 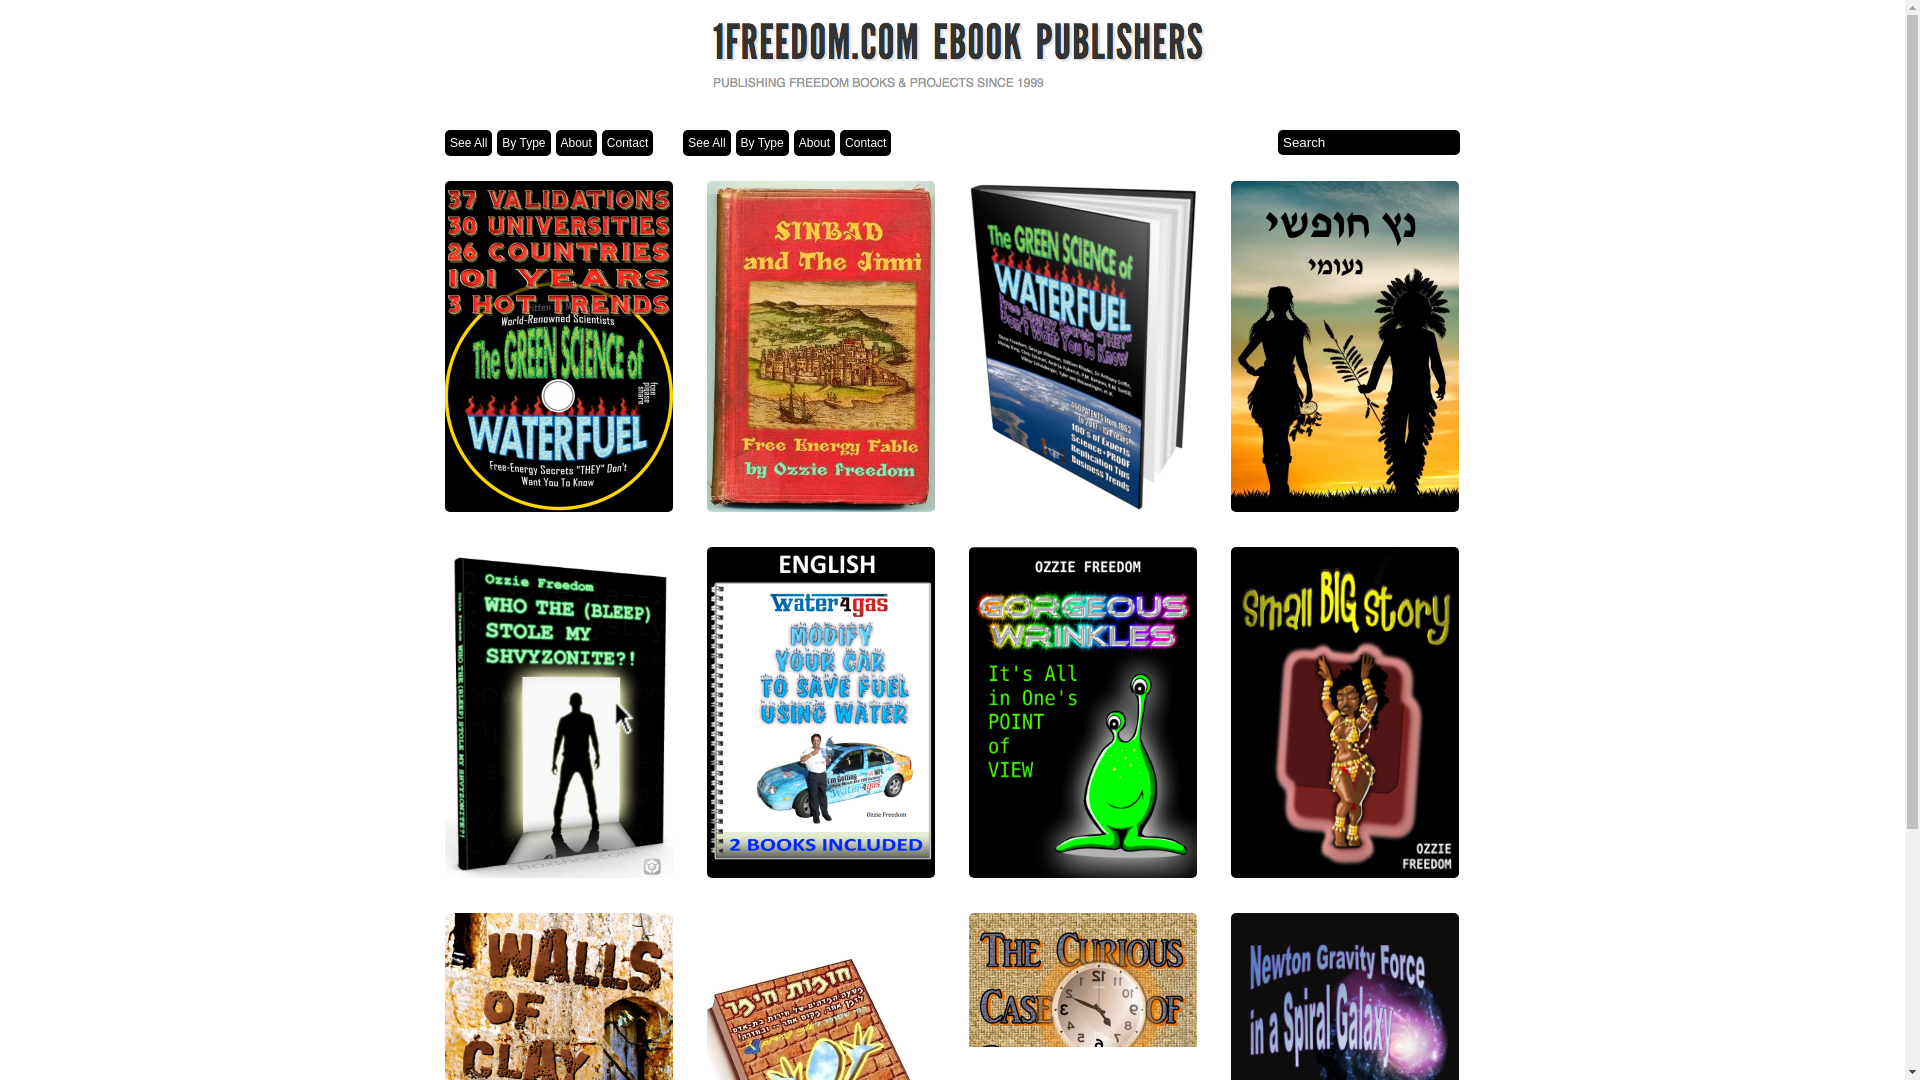 I want to click on 'Search', so click(x=1367, y=141).